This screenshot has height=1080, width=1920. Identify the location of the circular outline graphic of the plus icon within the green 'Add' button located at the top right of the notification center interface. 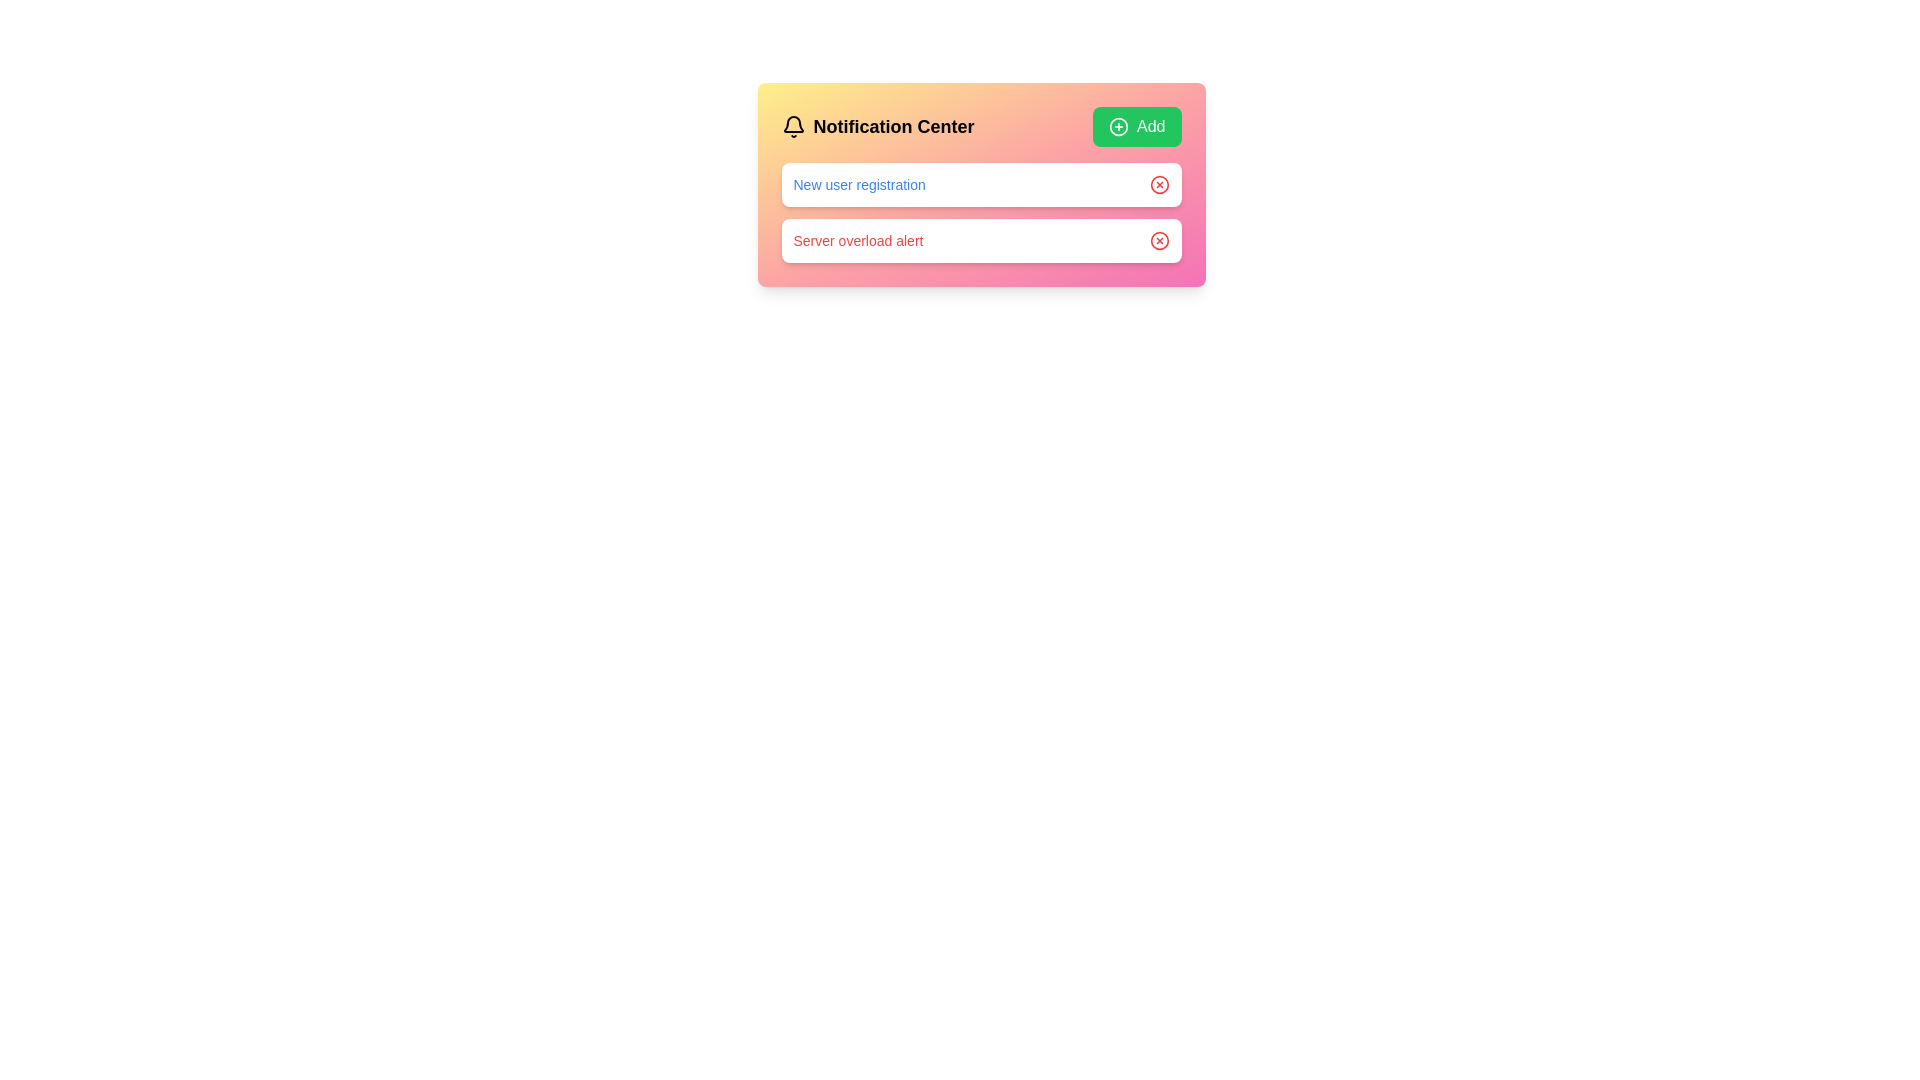
(1117, 127).